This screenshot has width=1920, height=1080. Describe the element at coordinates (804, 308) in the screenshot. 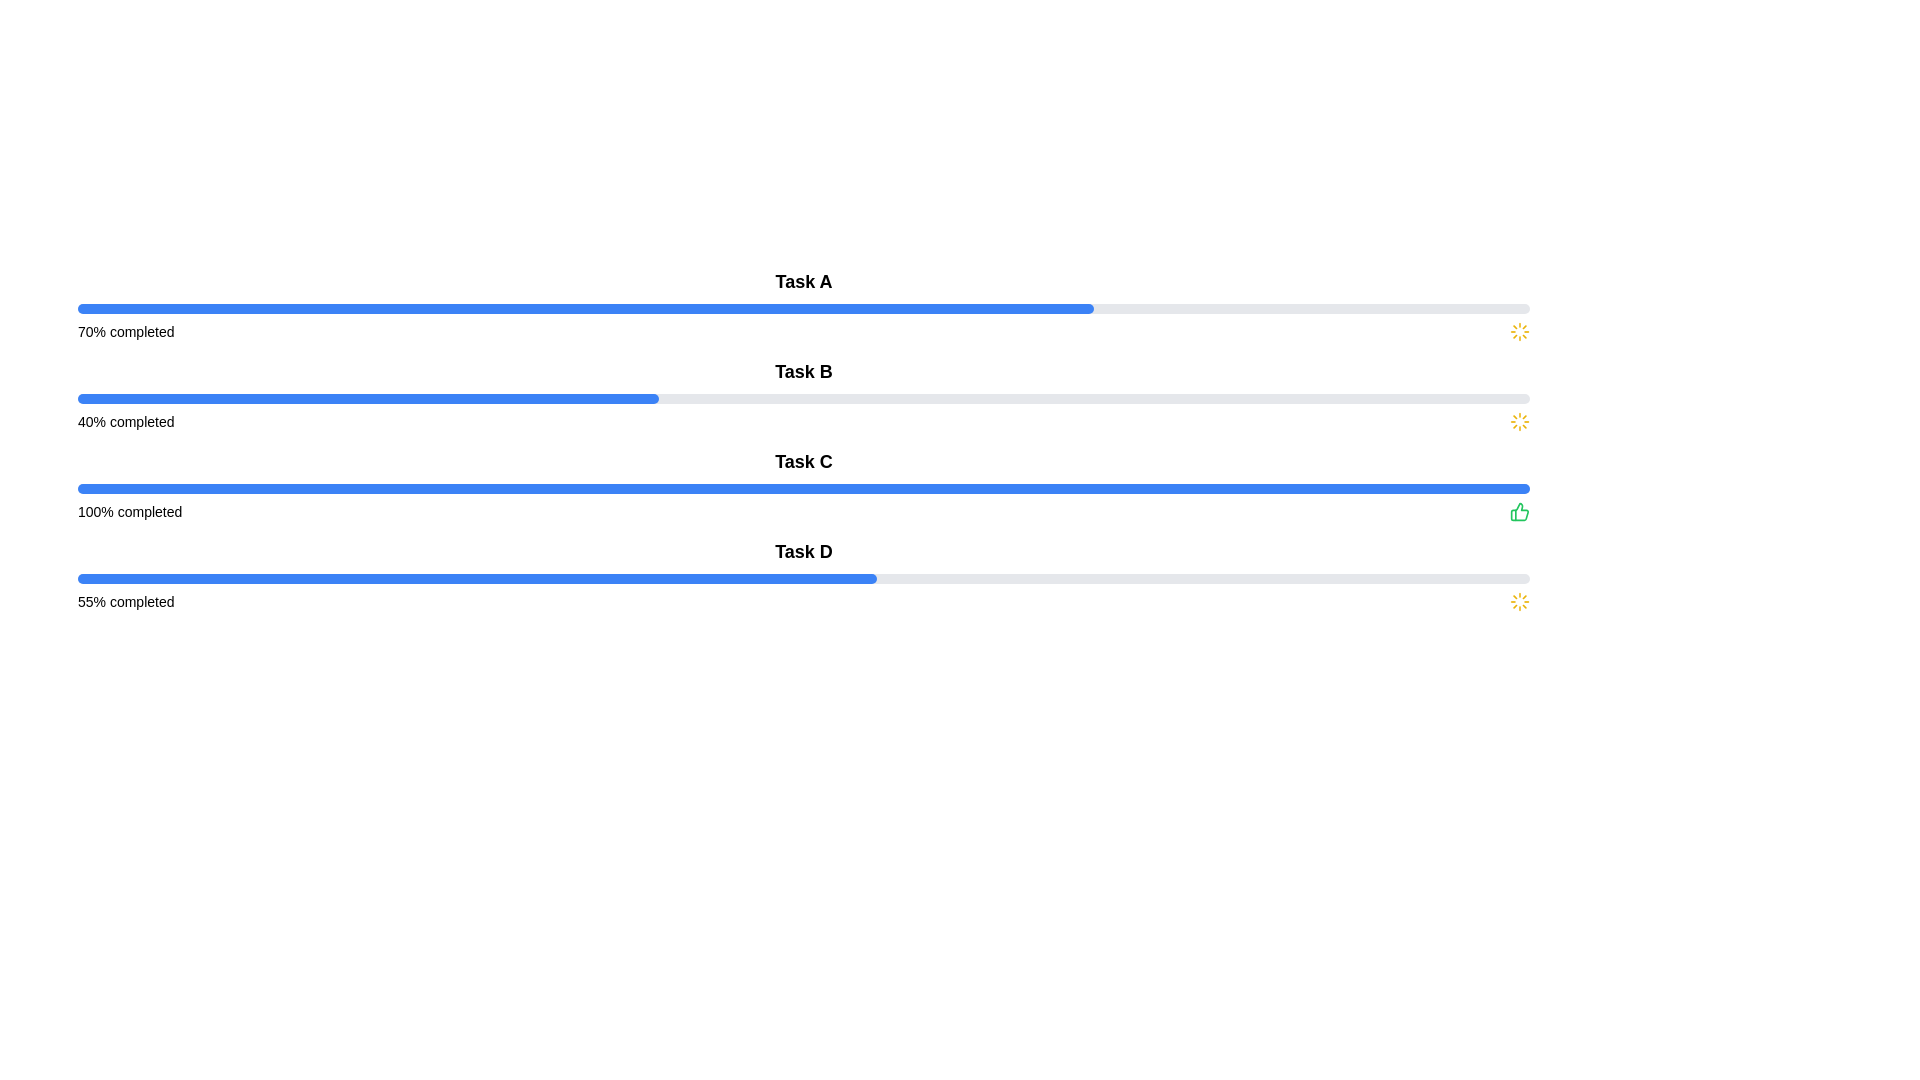

I see `the horizontal progress bar indicating 'Task A' with '70% completed'` at that location.